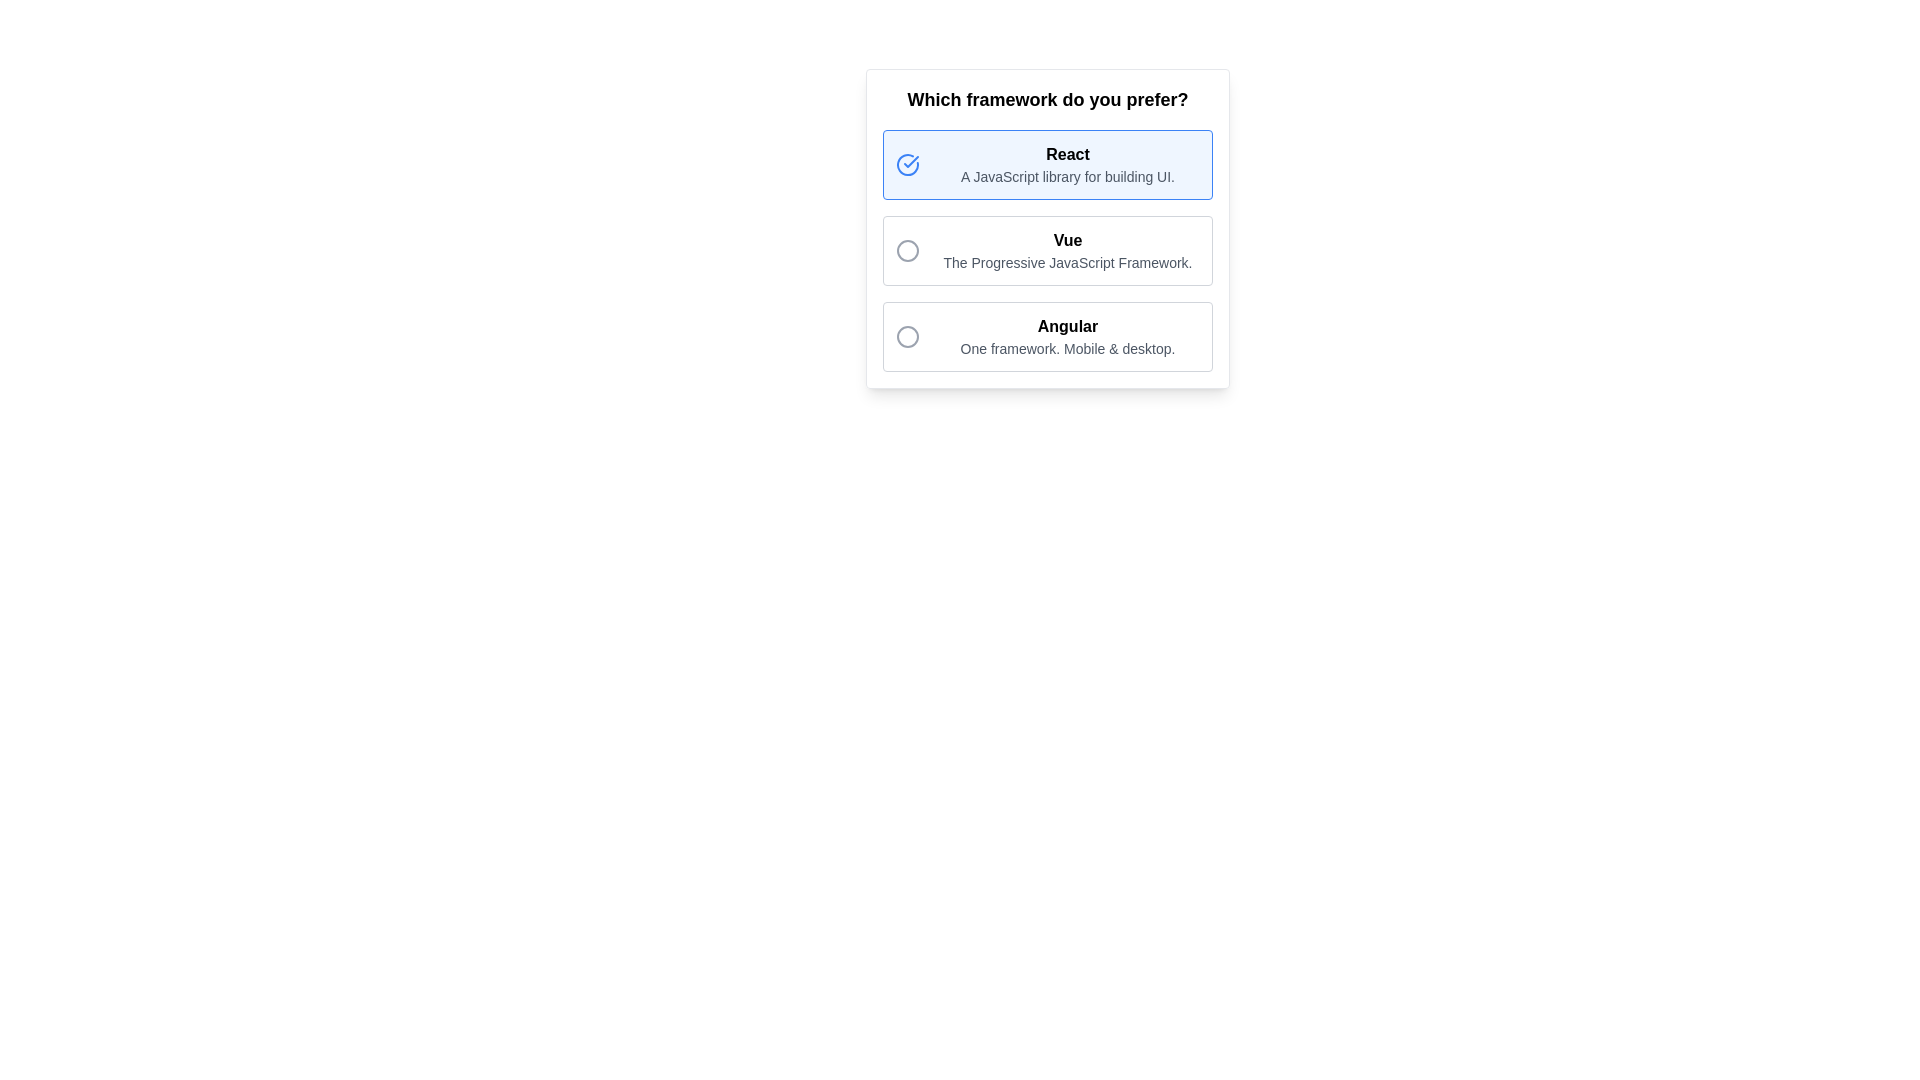 Image resolution: width=1920 pixels, height=1080 pixels. I want to click on the radio button indicator for selecting the framework 'Vue' located in the second option row of the framework selection card, so click(906, 249).